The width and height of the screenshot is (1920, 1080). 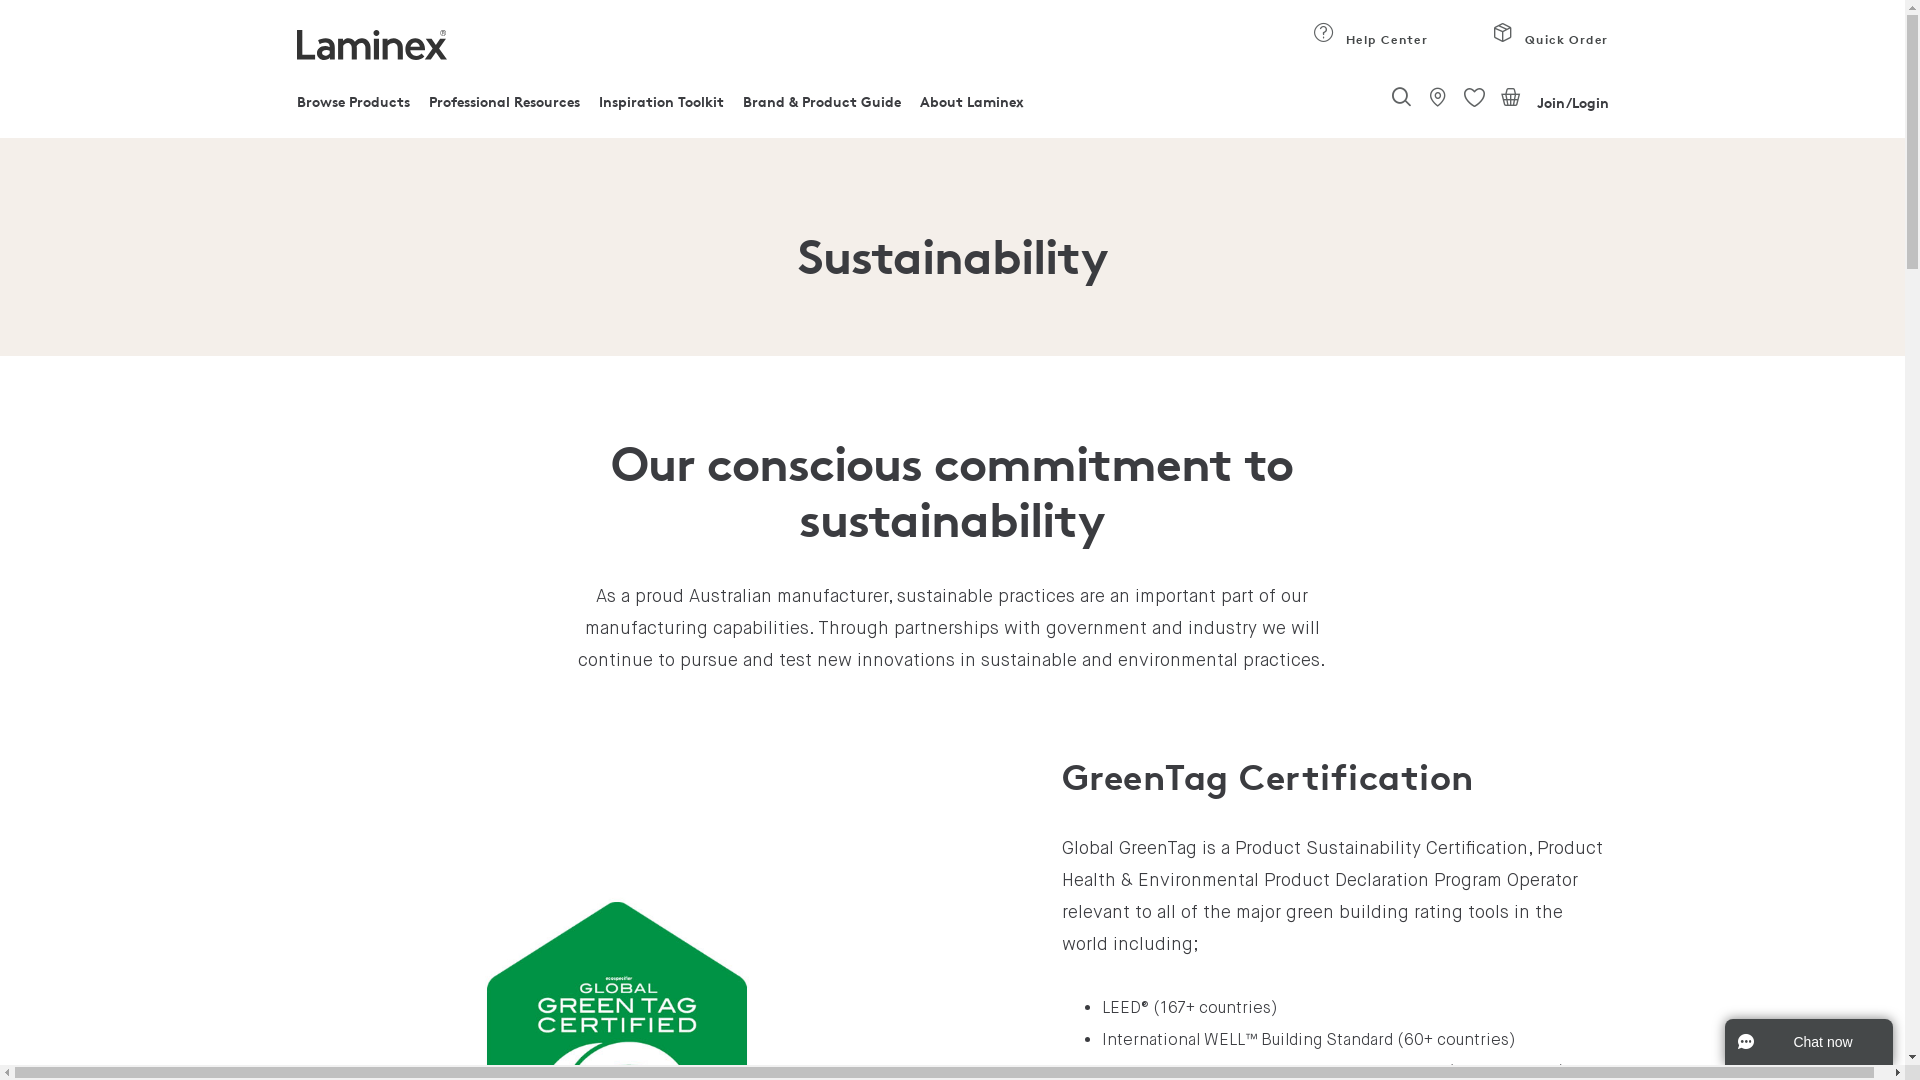 I want to click on 'Live chat:, so click(x=1809, y=1040).